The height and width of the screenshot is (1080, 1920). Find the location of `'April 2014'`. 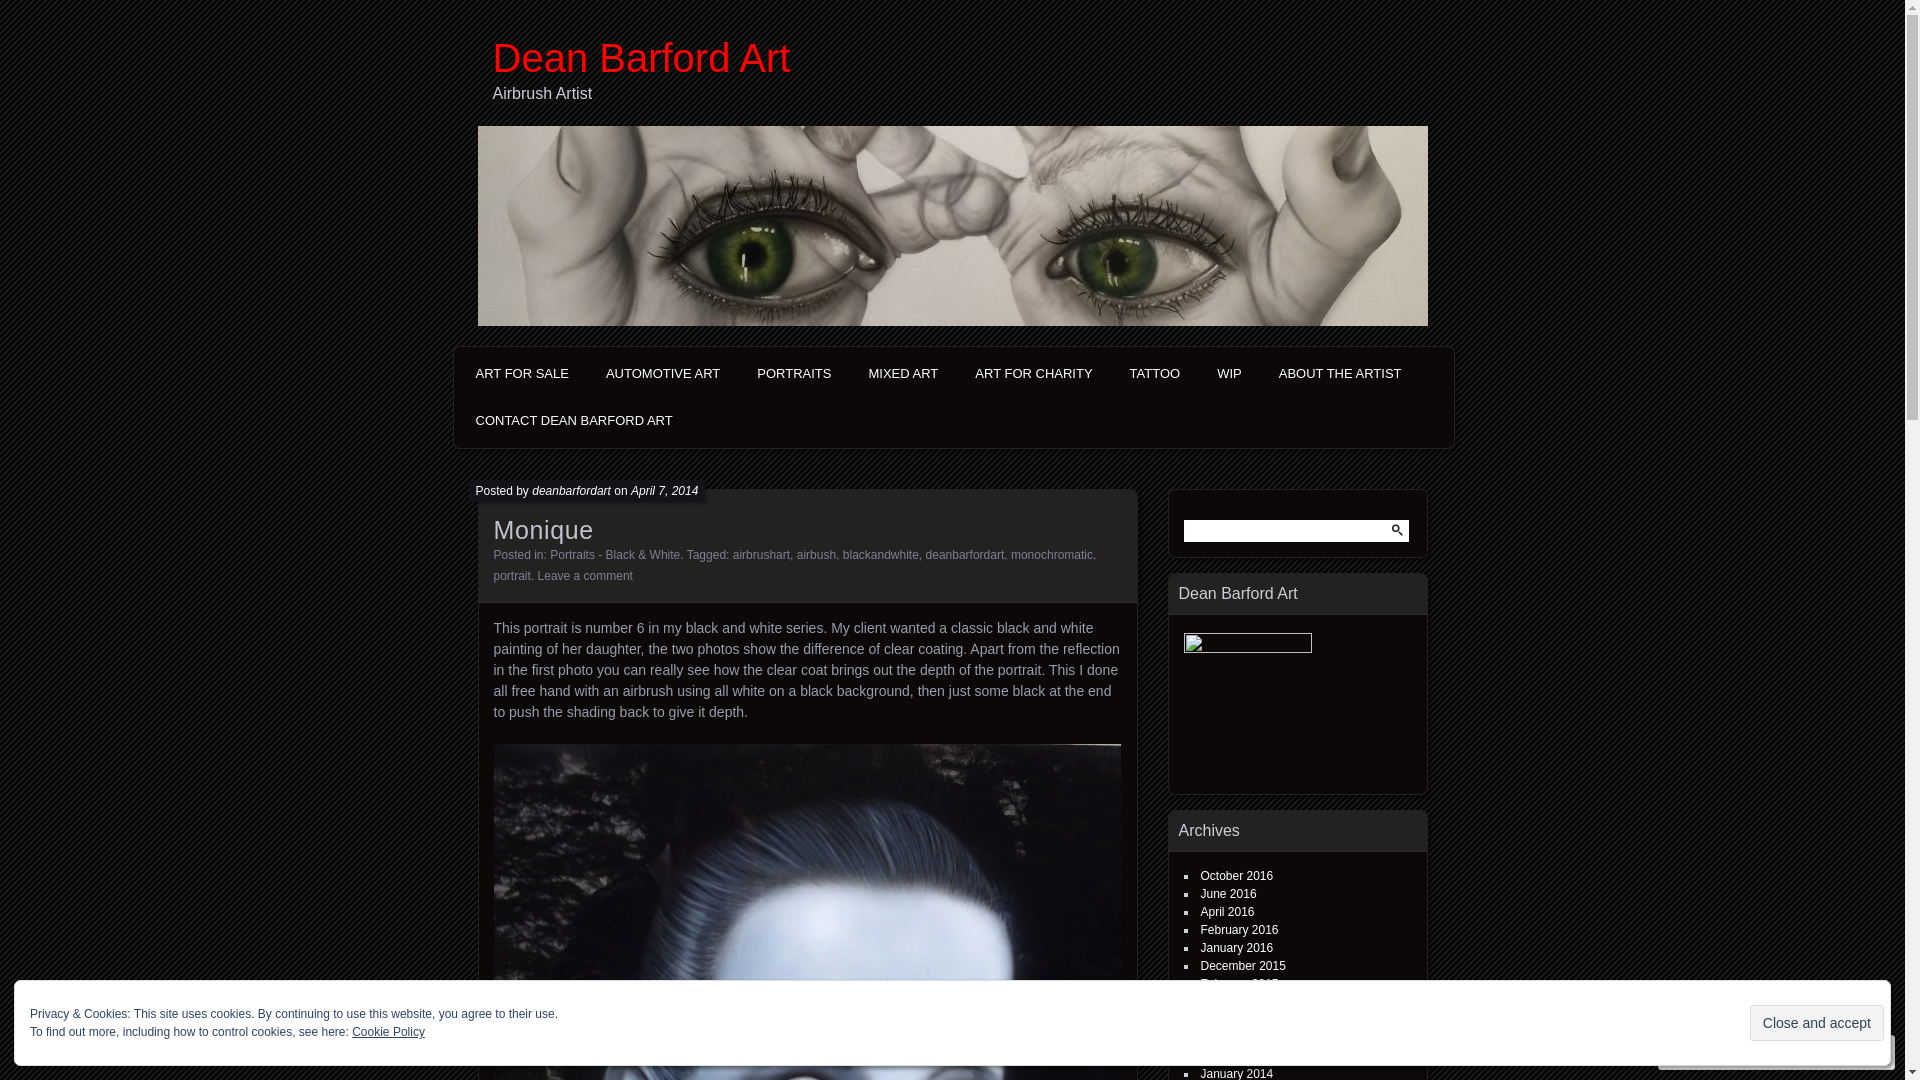

'April 2014' is located at coordinates (1226, 1019).